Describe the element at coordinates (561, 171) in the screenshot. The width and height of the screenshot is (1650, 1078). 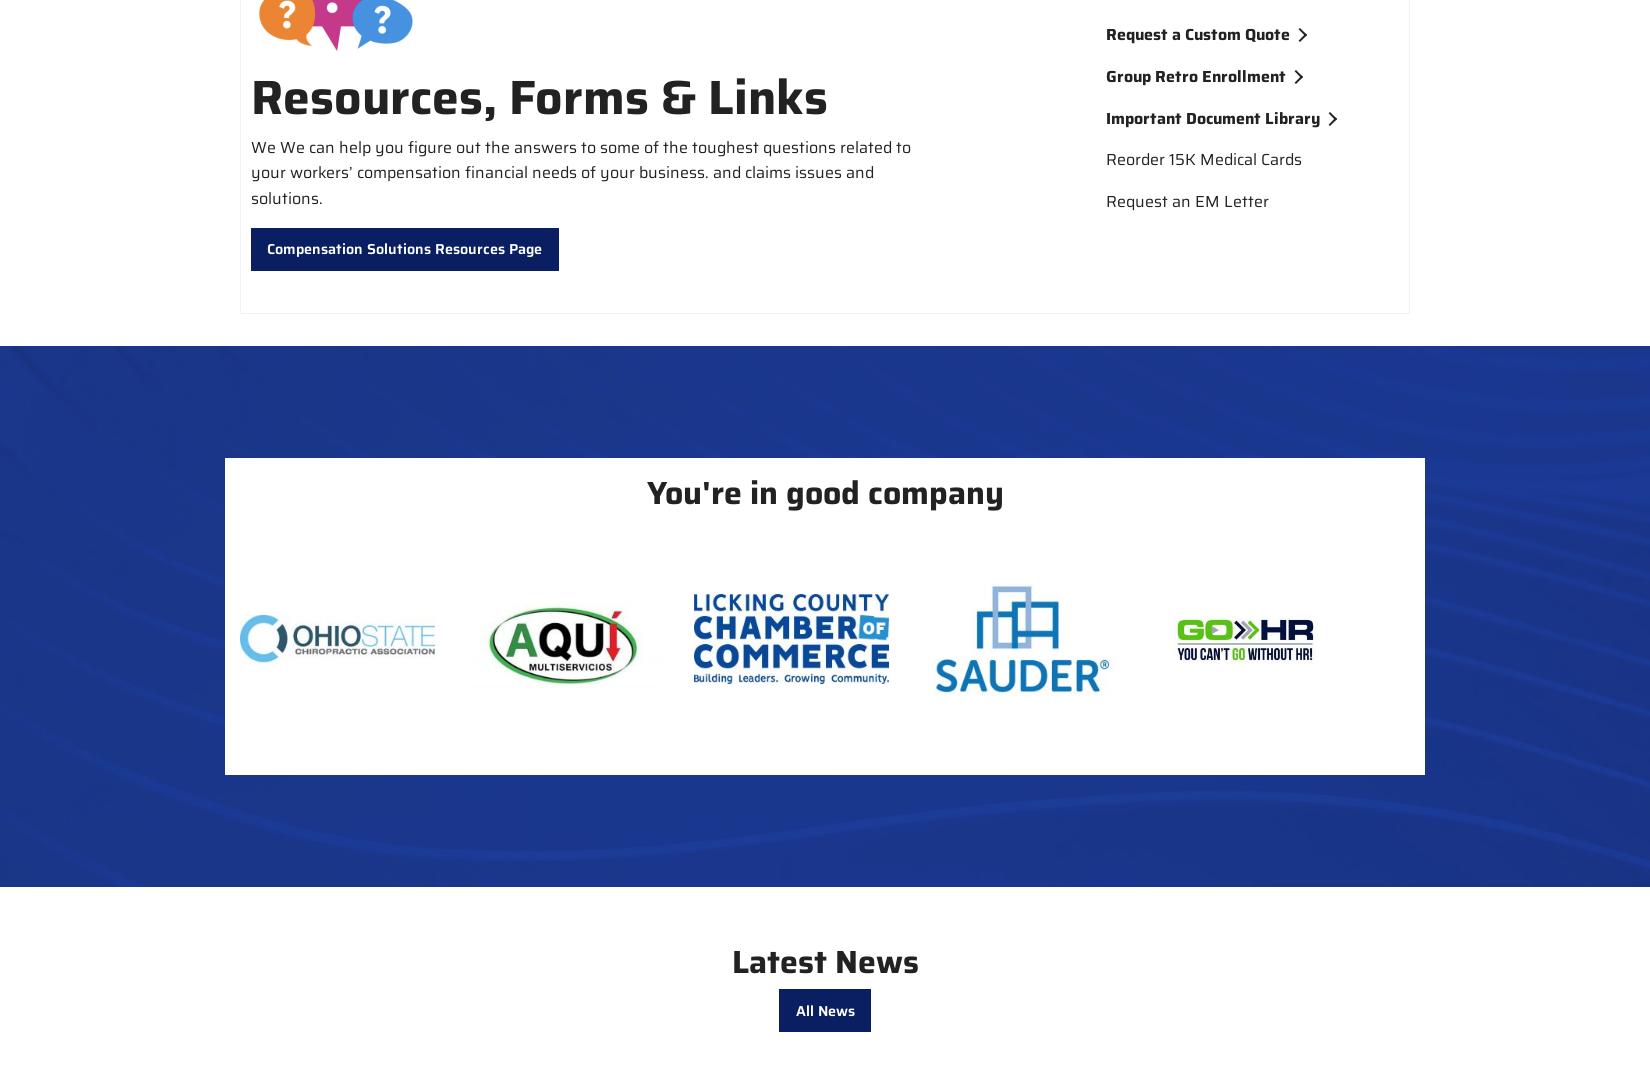
I see `'your workers’ compensation financial needs of your business. and claims issues and'` at that location.